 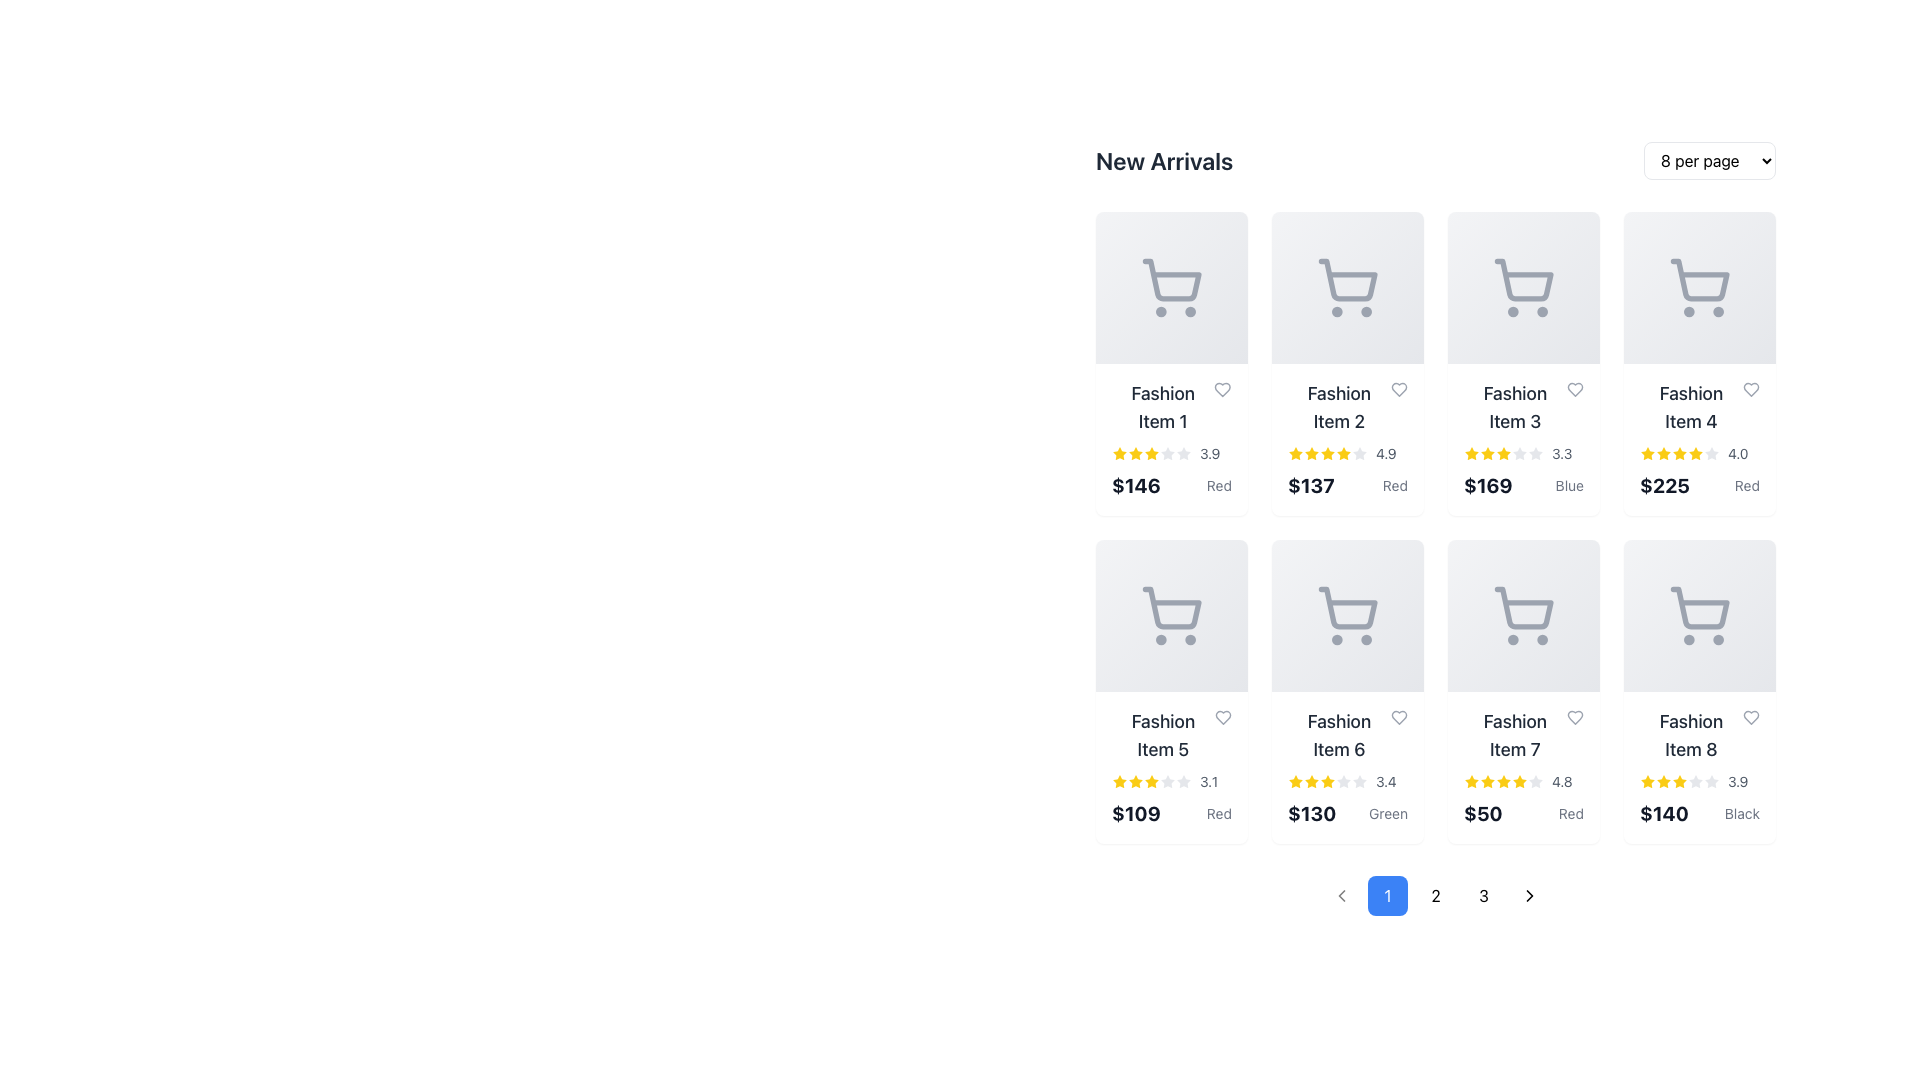 I want to click on the third star icon in the rating section of the product card for 'Fashion Item 3' to interact and possibly rate the product, so click(x=1488, y=453).